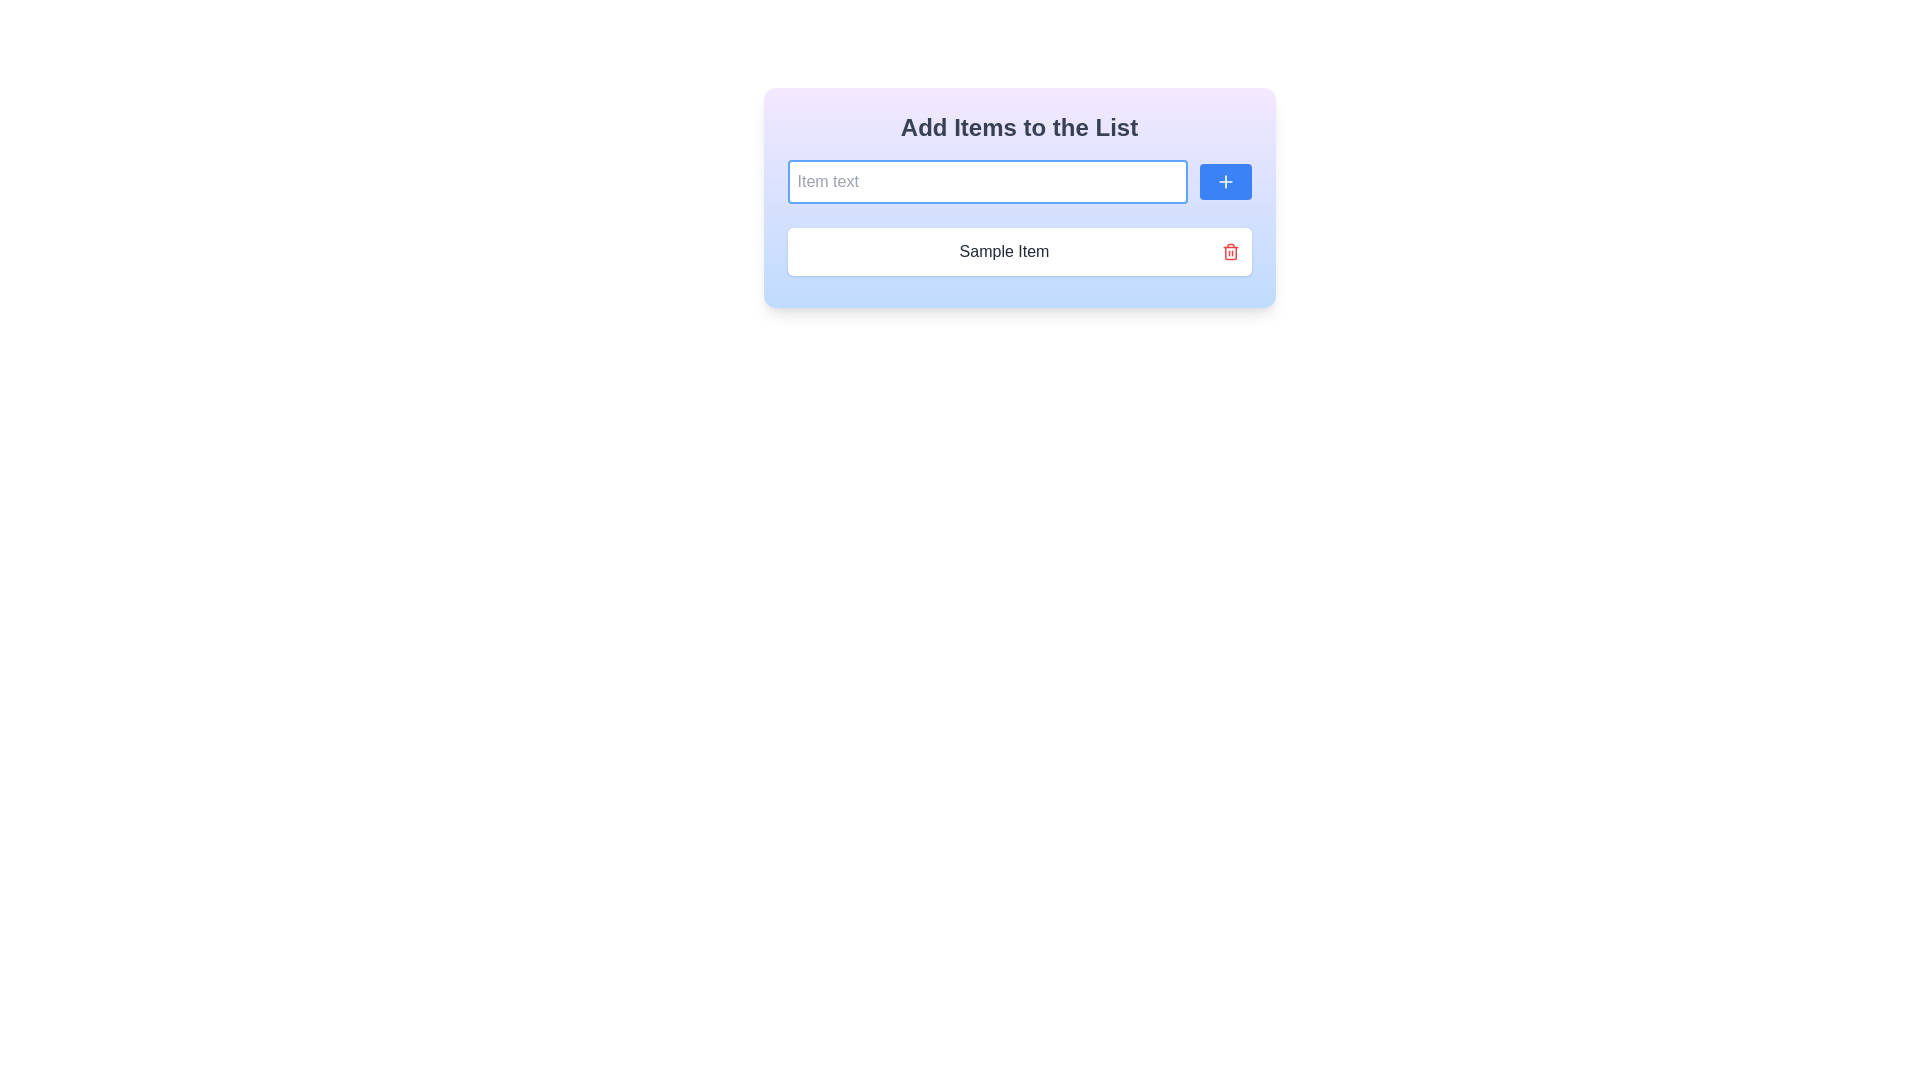 The height and width of the screenshot is (1080, 1920). I want to click on descriptive label that identifies the first item in the list under 'Add Items to the List', located on the left side next to the delete icon, so click(1004, 250).